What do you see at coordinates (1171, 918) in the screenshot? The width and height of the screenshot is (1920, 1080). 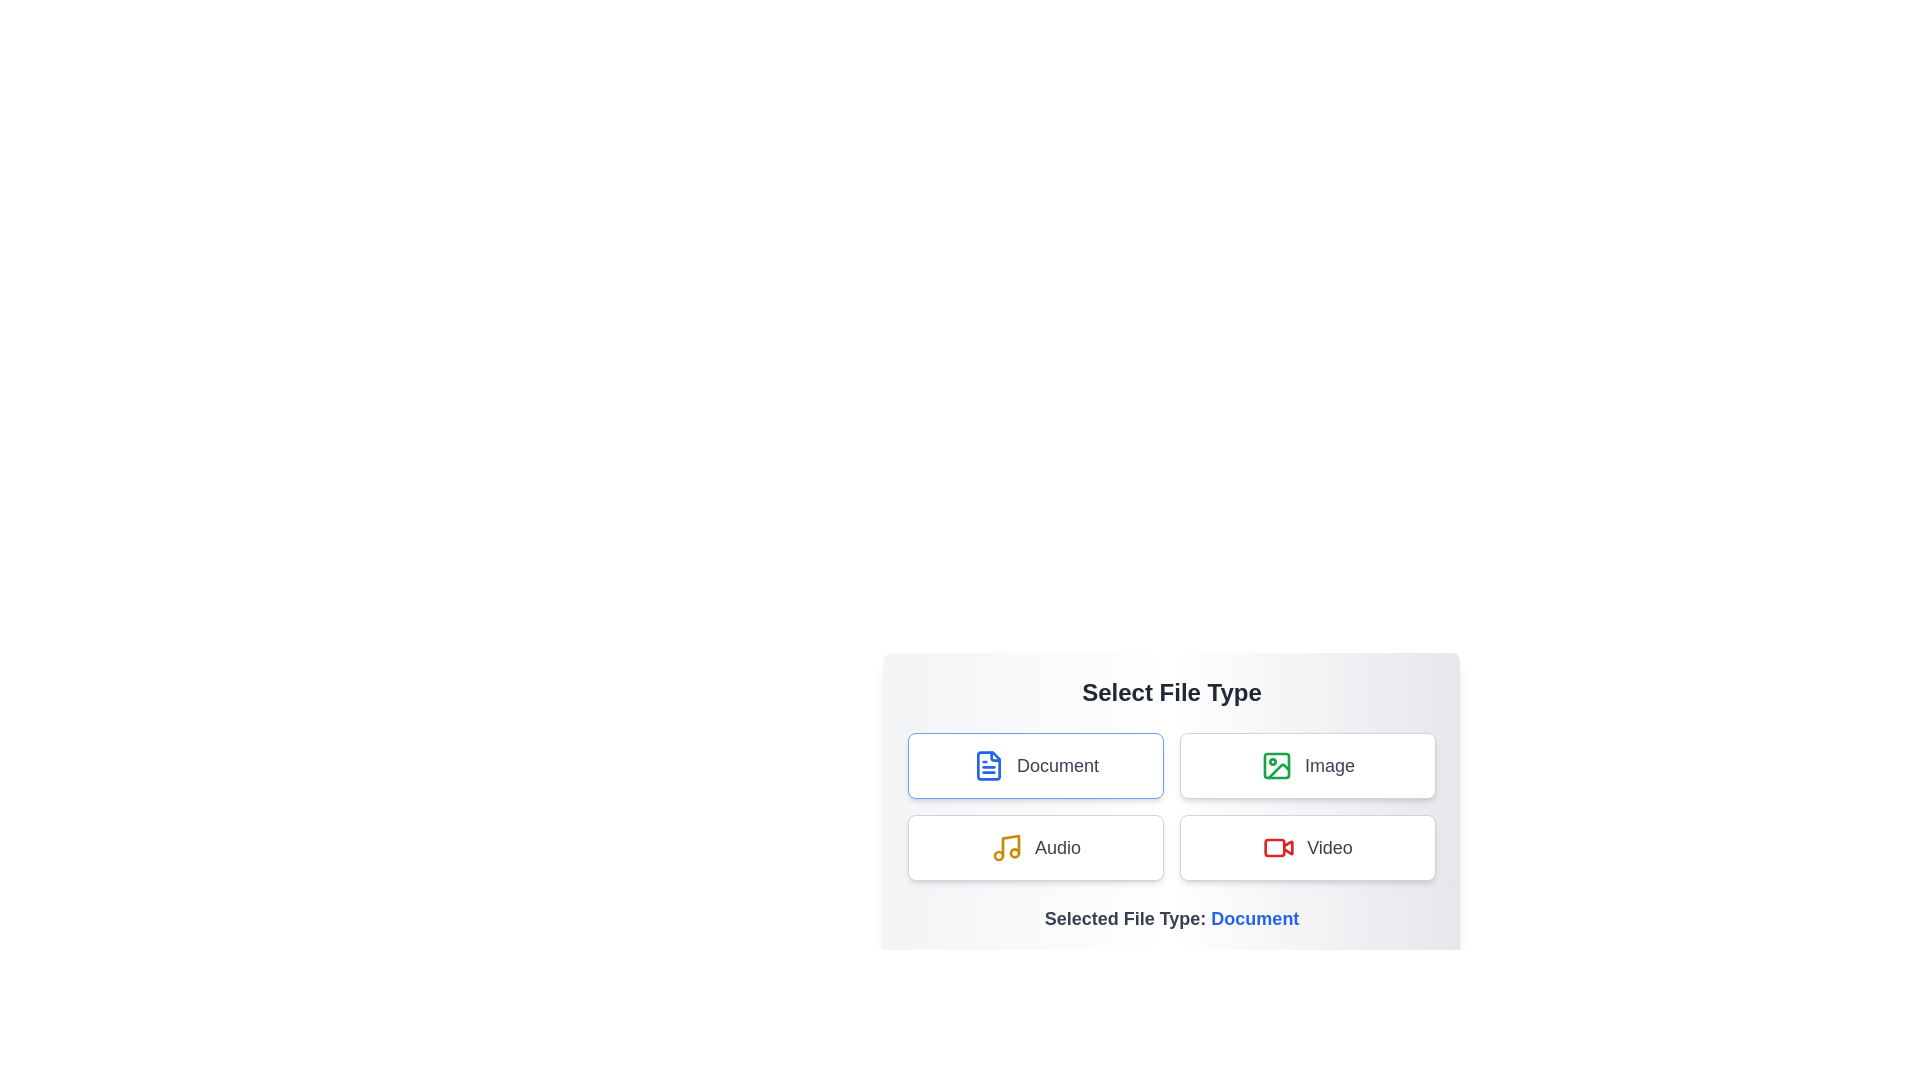 I see `the static text label that displays the current selection for the file type, positioned at the bottom of the file type selection options` at bounding box center [1171, 918].